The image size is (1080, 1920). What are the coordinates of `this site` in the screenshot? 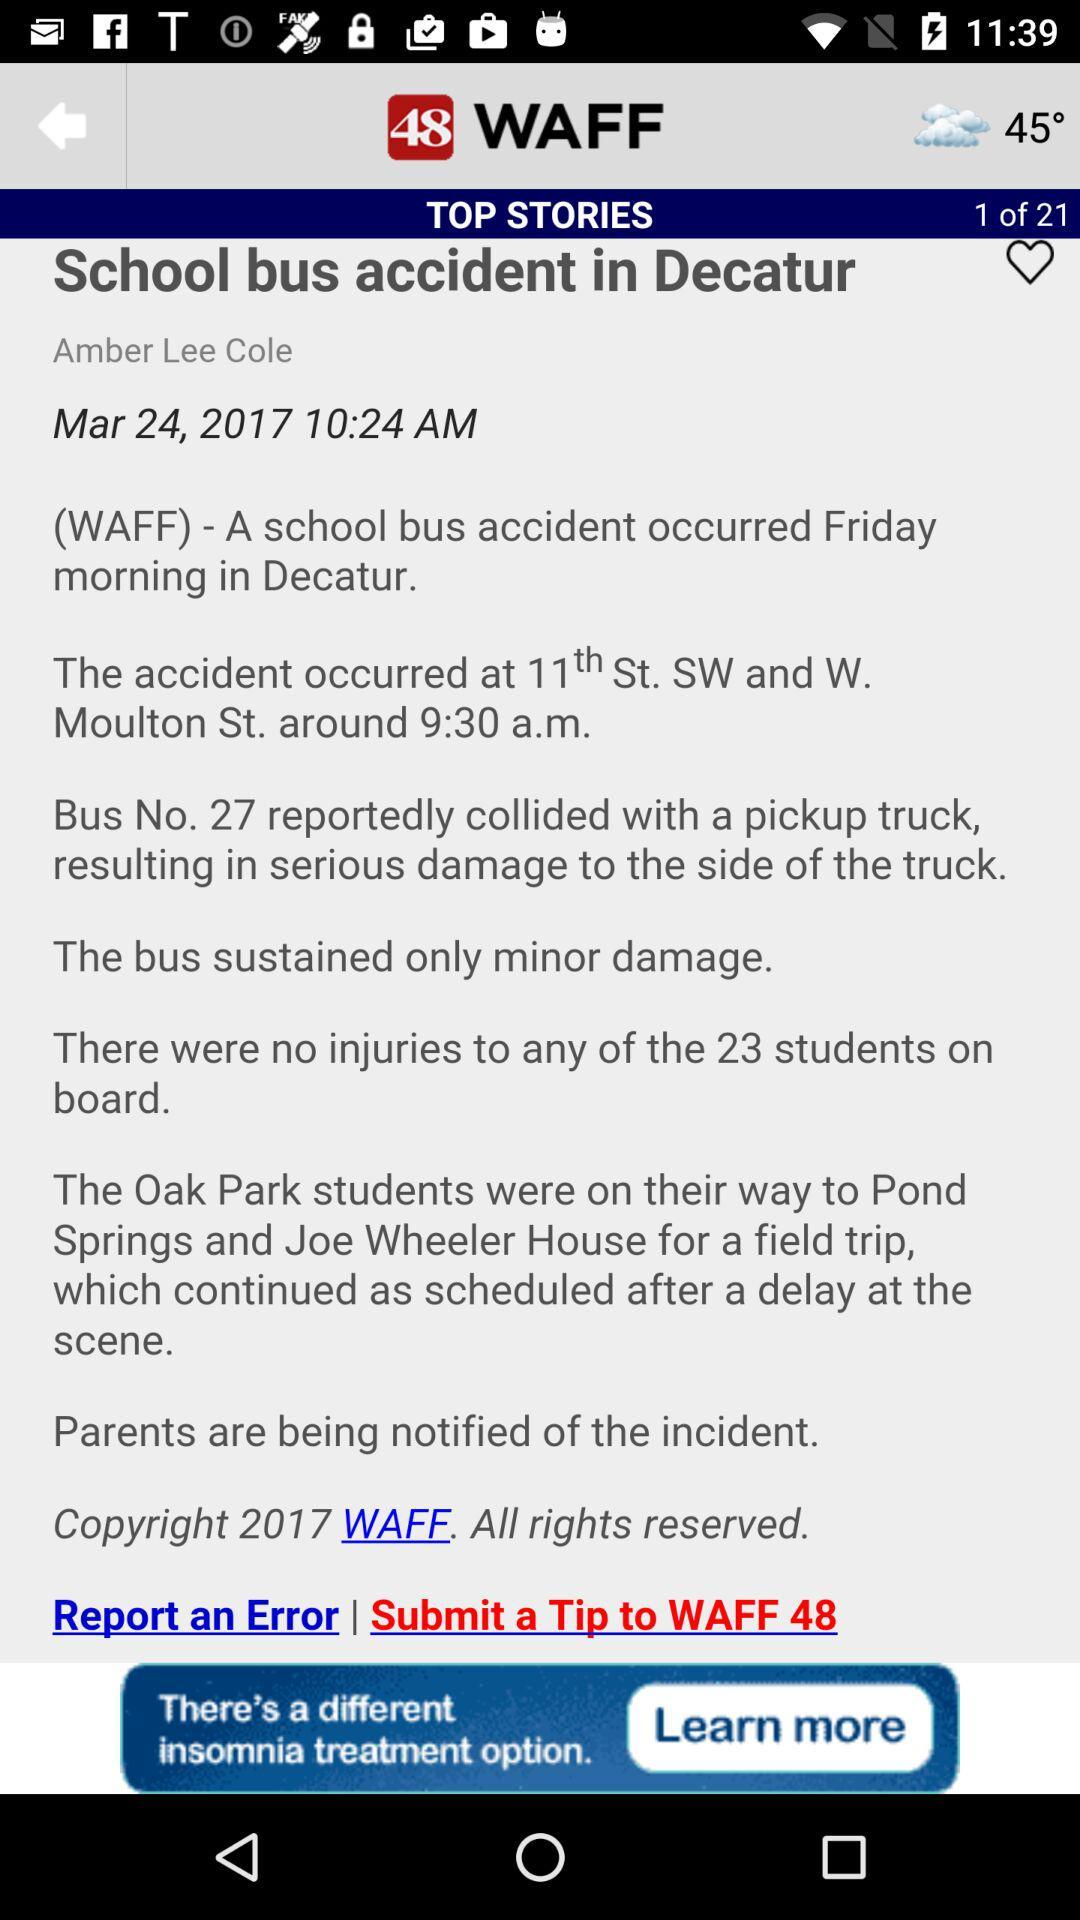 It's located at (540, 1727).